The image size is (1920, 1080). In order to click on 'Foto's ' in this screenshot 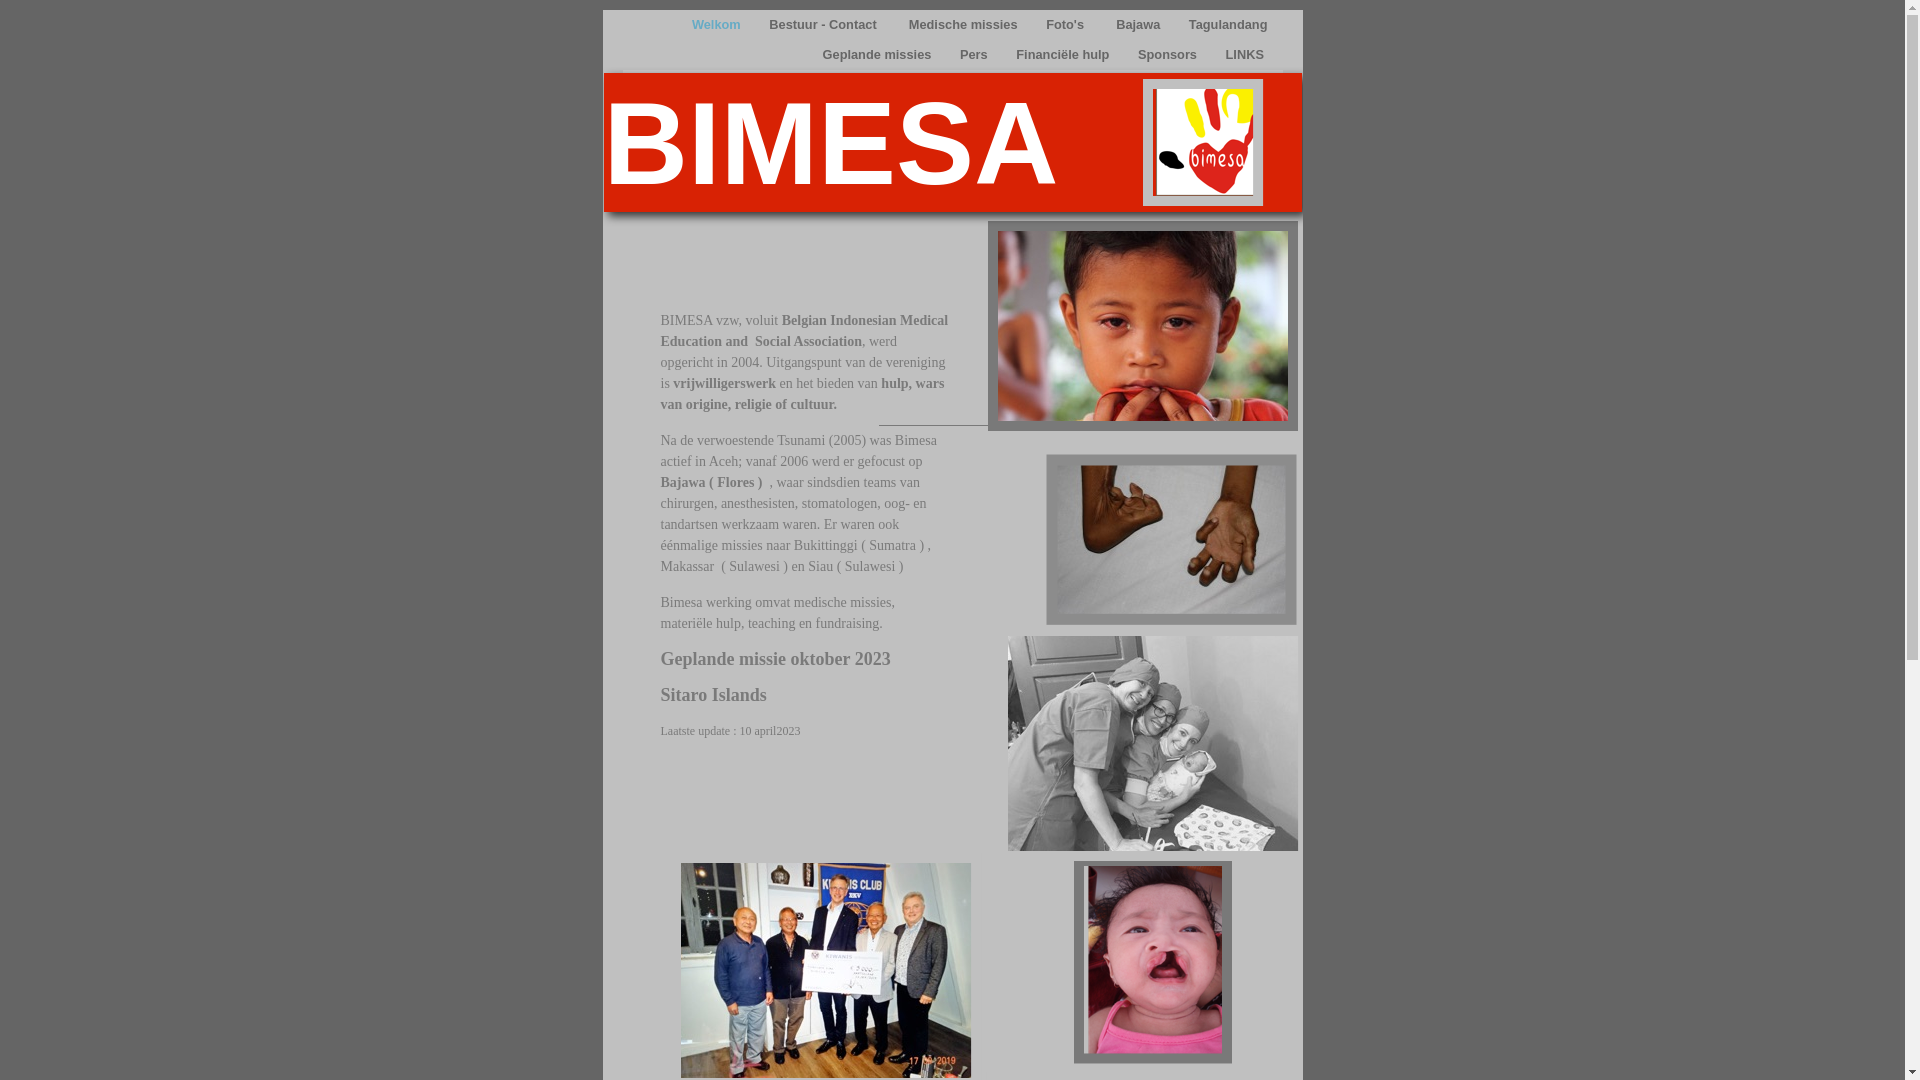, I will do `click(1036, 24)`.